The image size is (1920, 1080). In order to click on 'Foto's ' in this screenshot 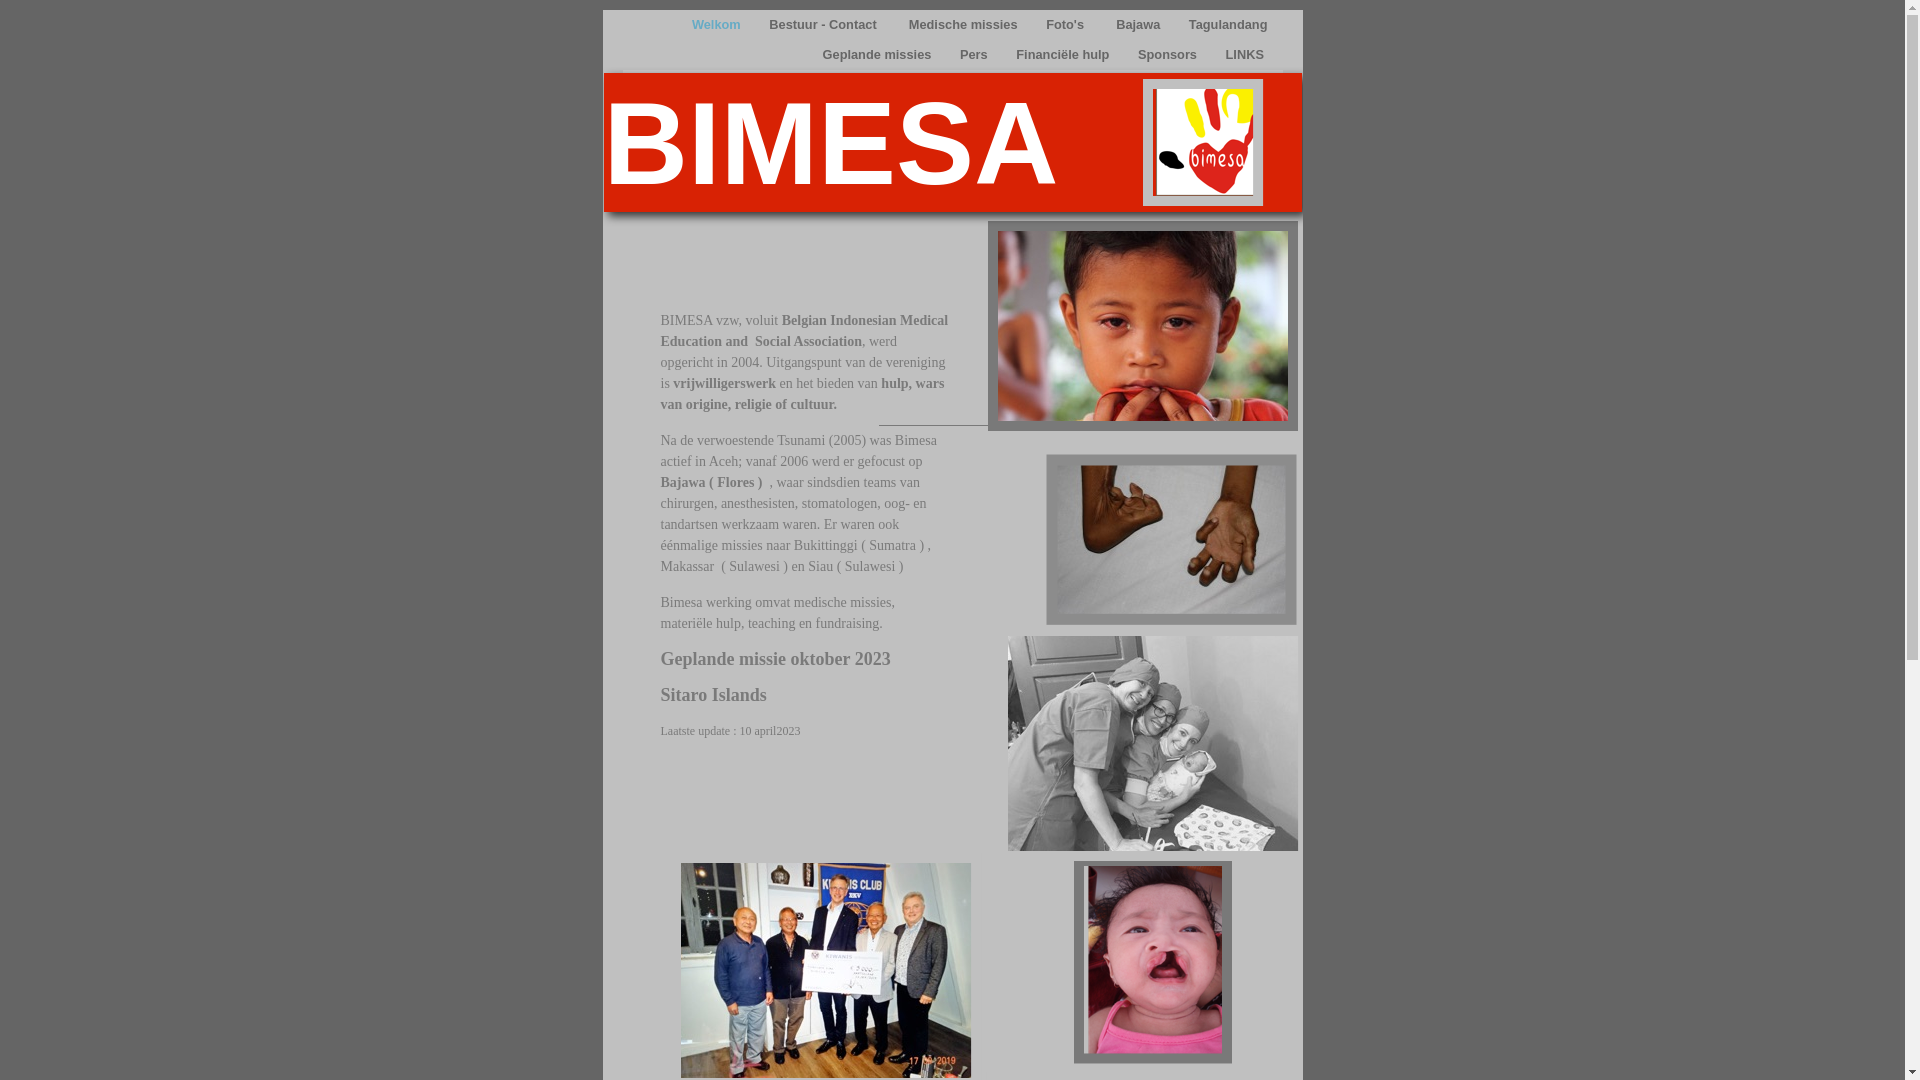, I will do `click(1036, 24)`.